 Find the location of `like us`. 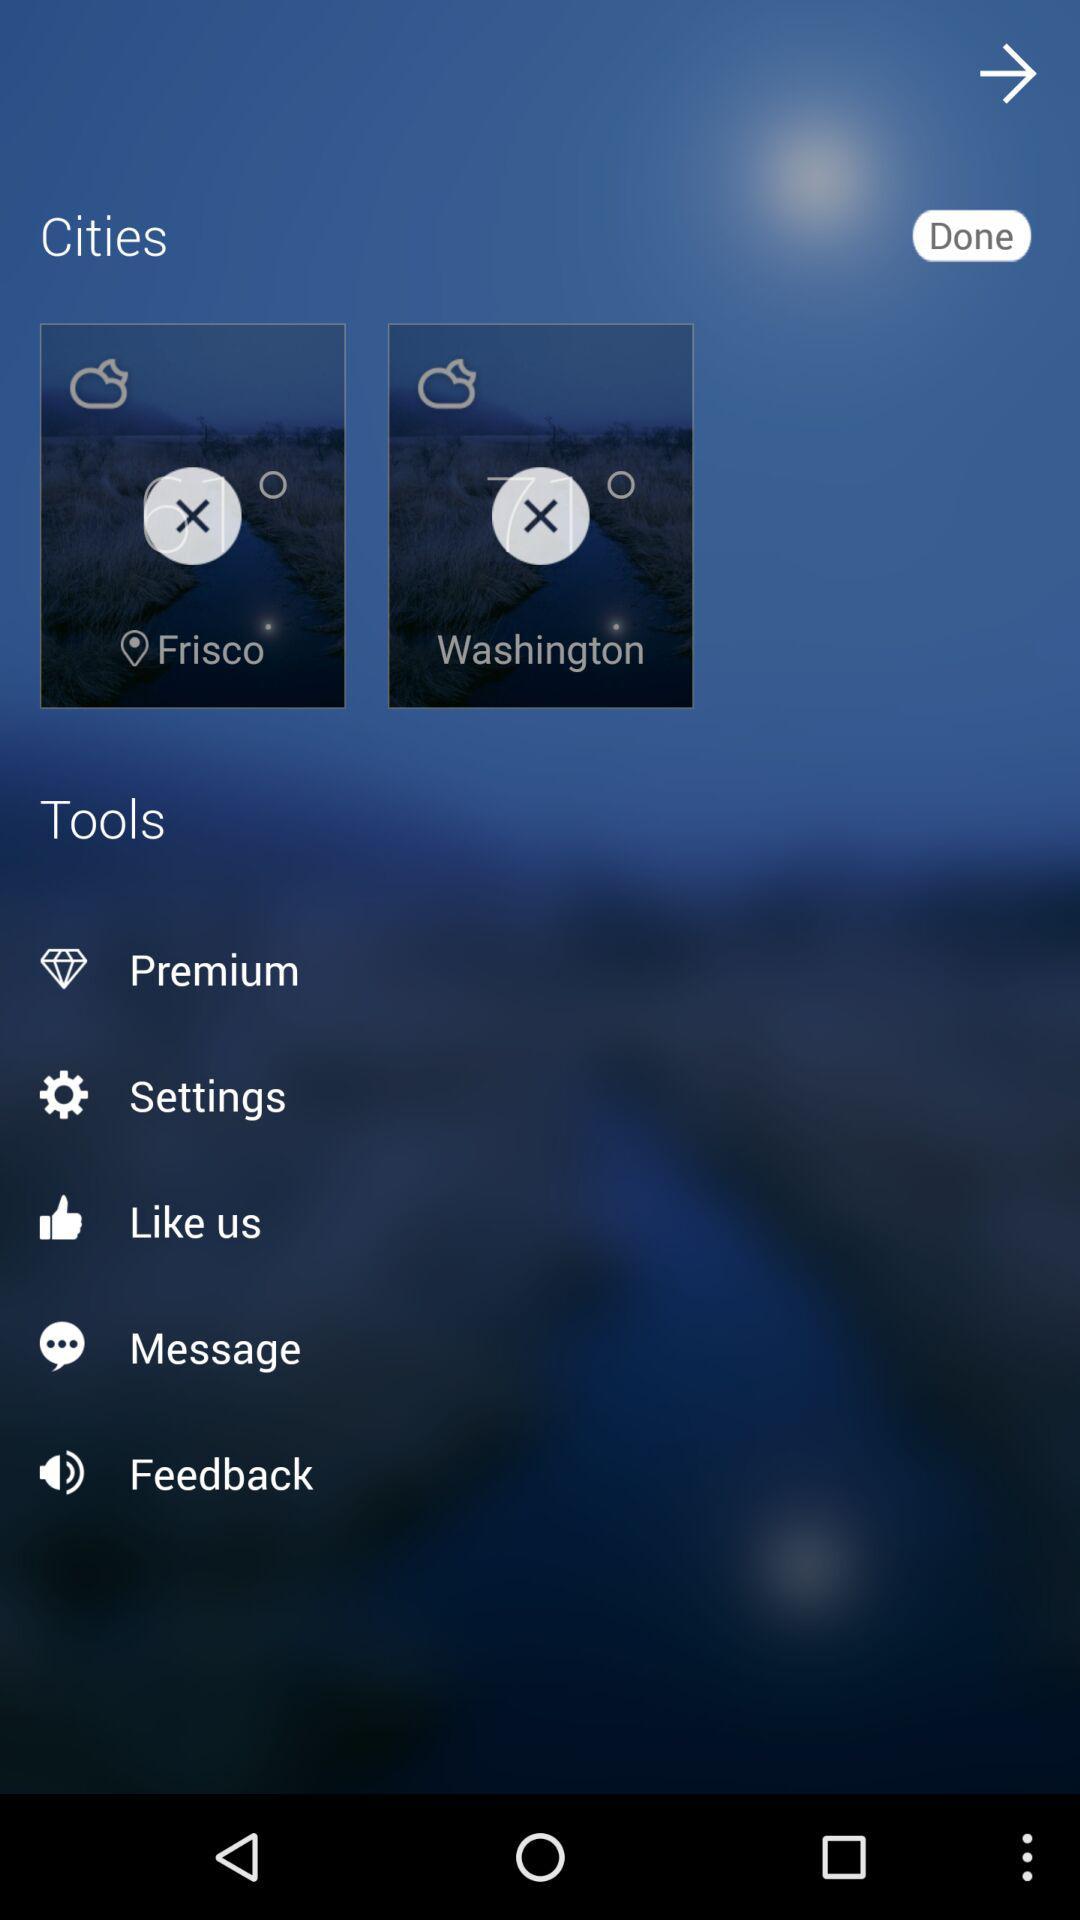

like us is located at coordinates (540, 1219).